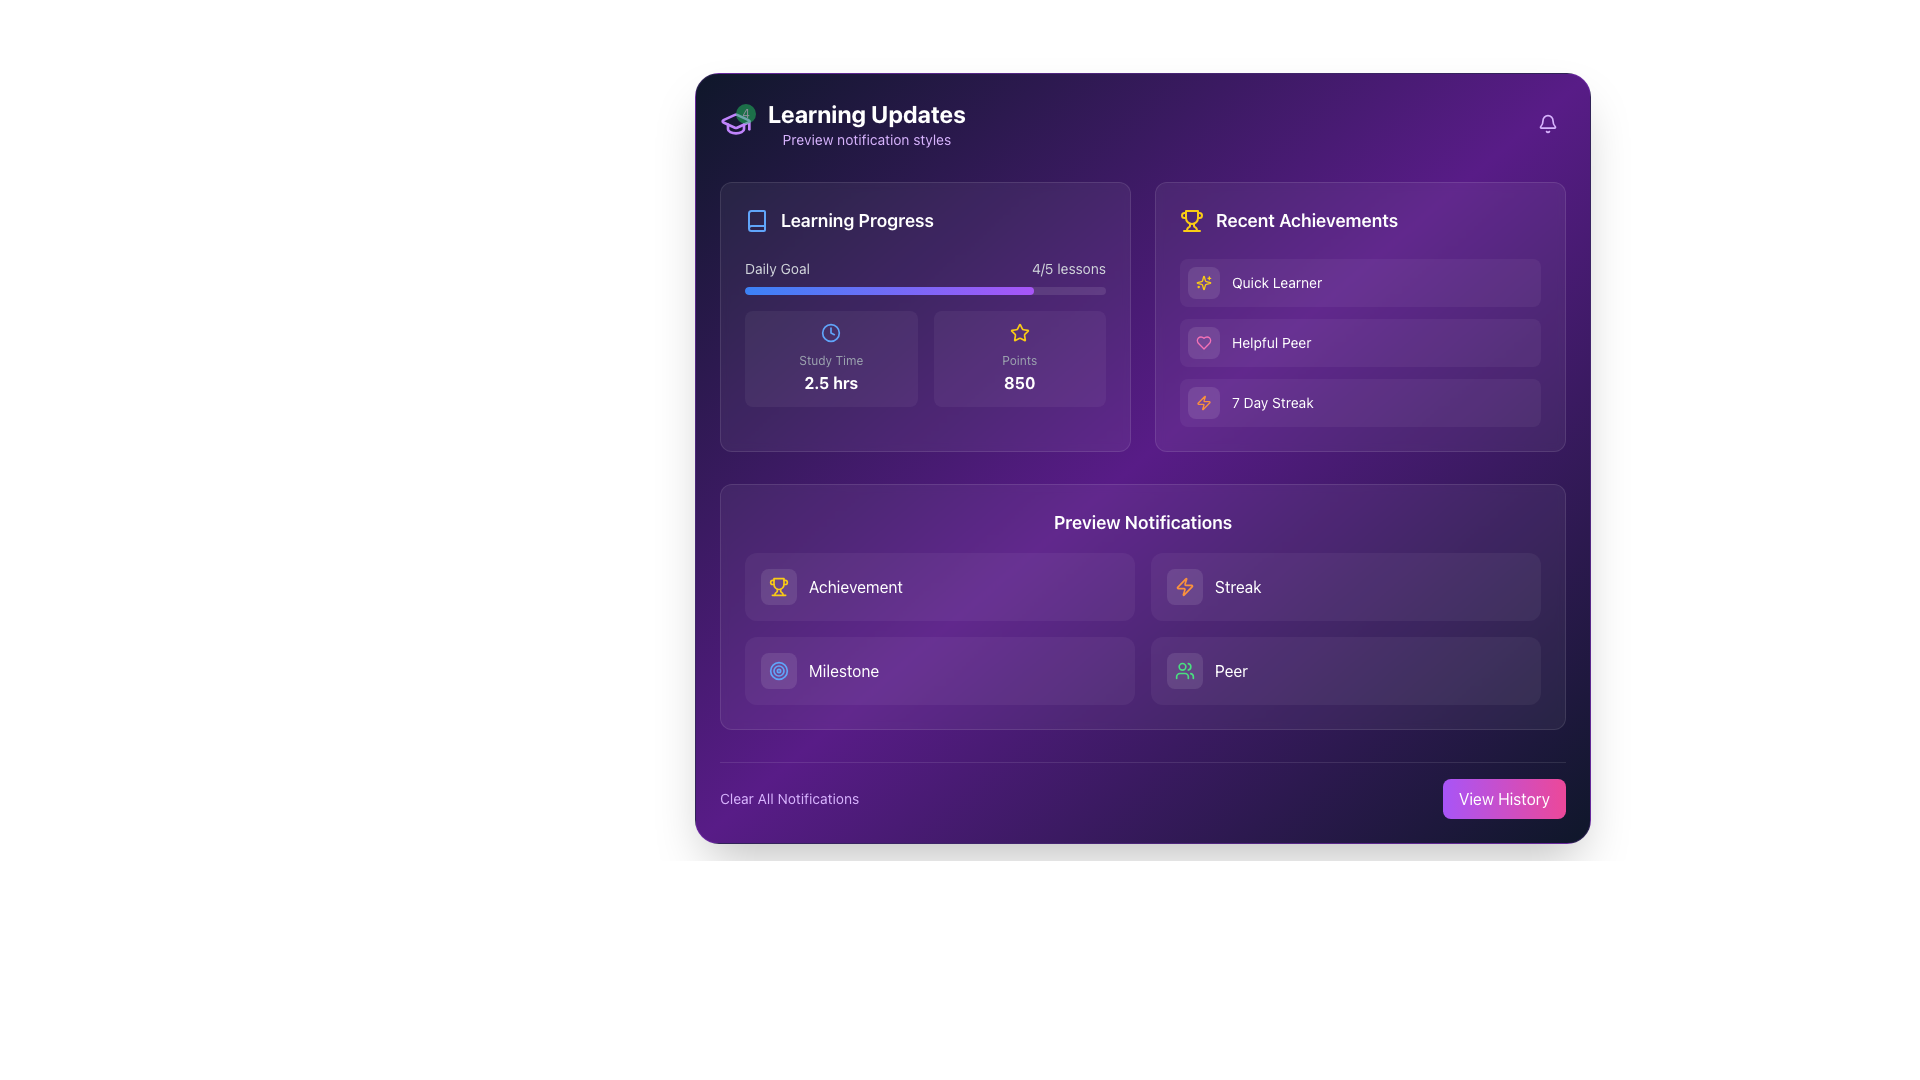 The height and width of the screenshot is (1080, 1920). Describe the element at coordinates (939, 671) in the screenshot. I see `the interactive notification preview button labeled 'Milestone' located in the bottom-left quadrant of the grid layout` at that location.